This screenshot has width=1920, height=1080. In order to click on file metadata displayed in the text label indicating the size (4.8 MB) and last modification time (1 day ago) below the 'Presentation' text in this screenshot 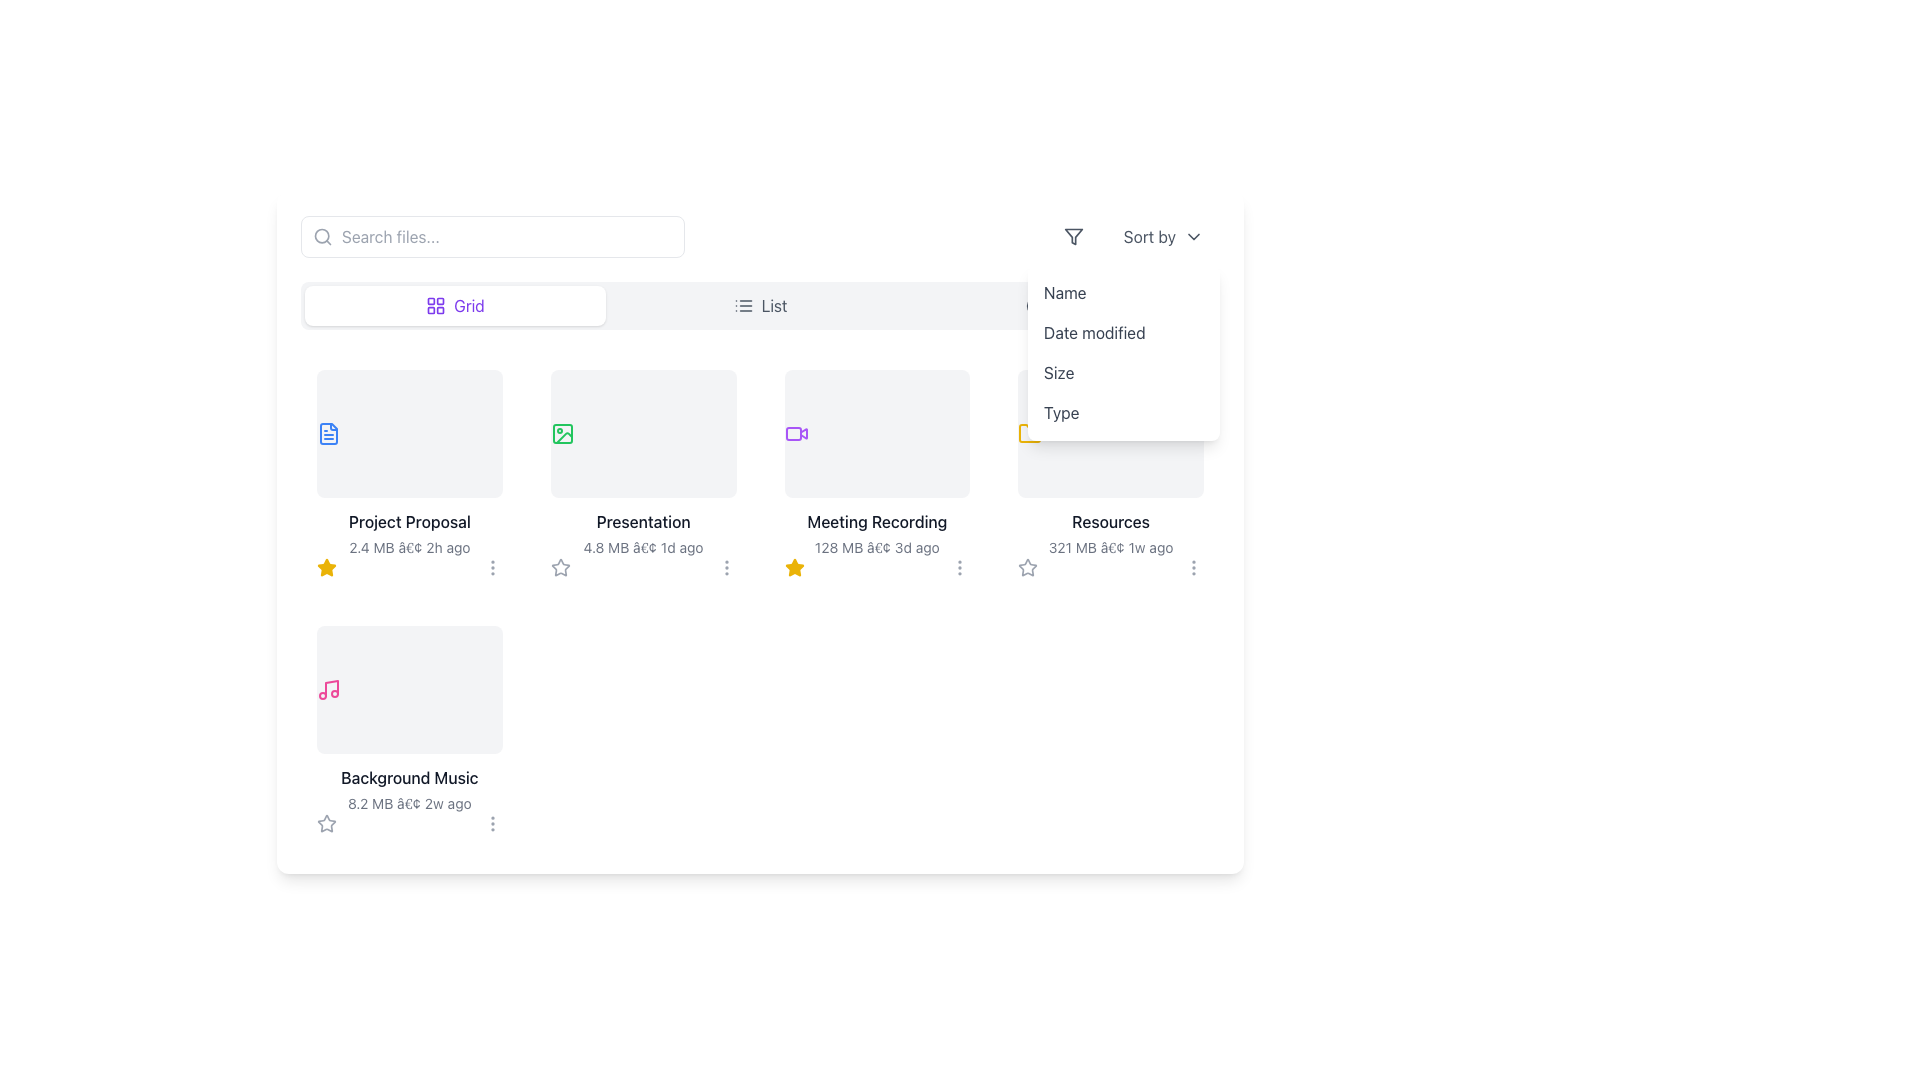, I will do `click(643, 547)`.